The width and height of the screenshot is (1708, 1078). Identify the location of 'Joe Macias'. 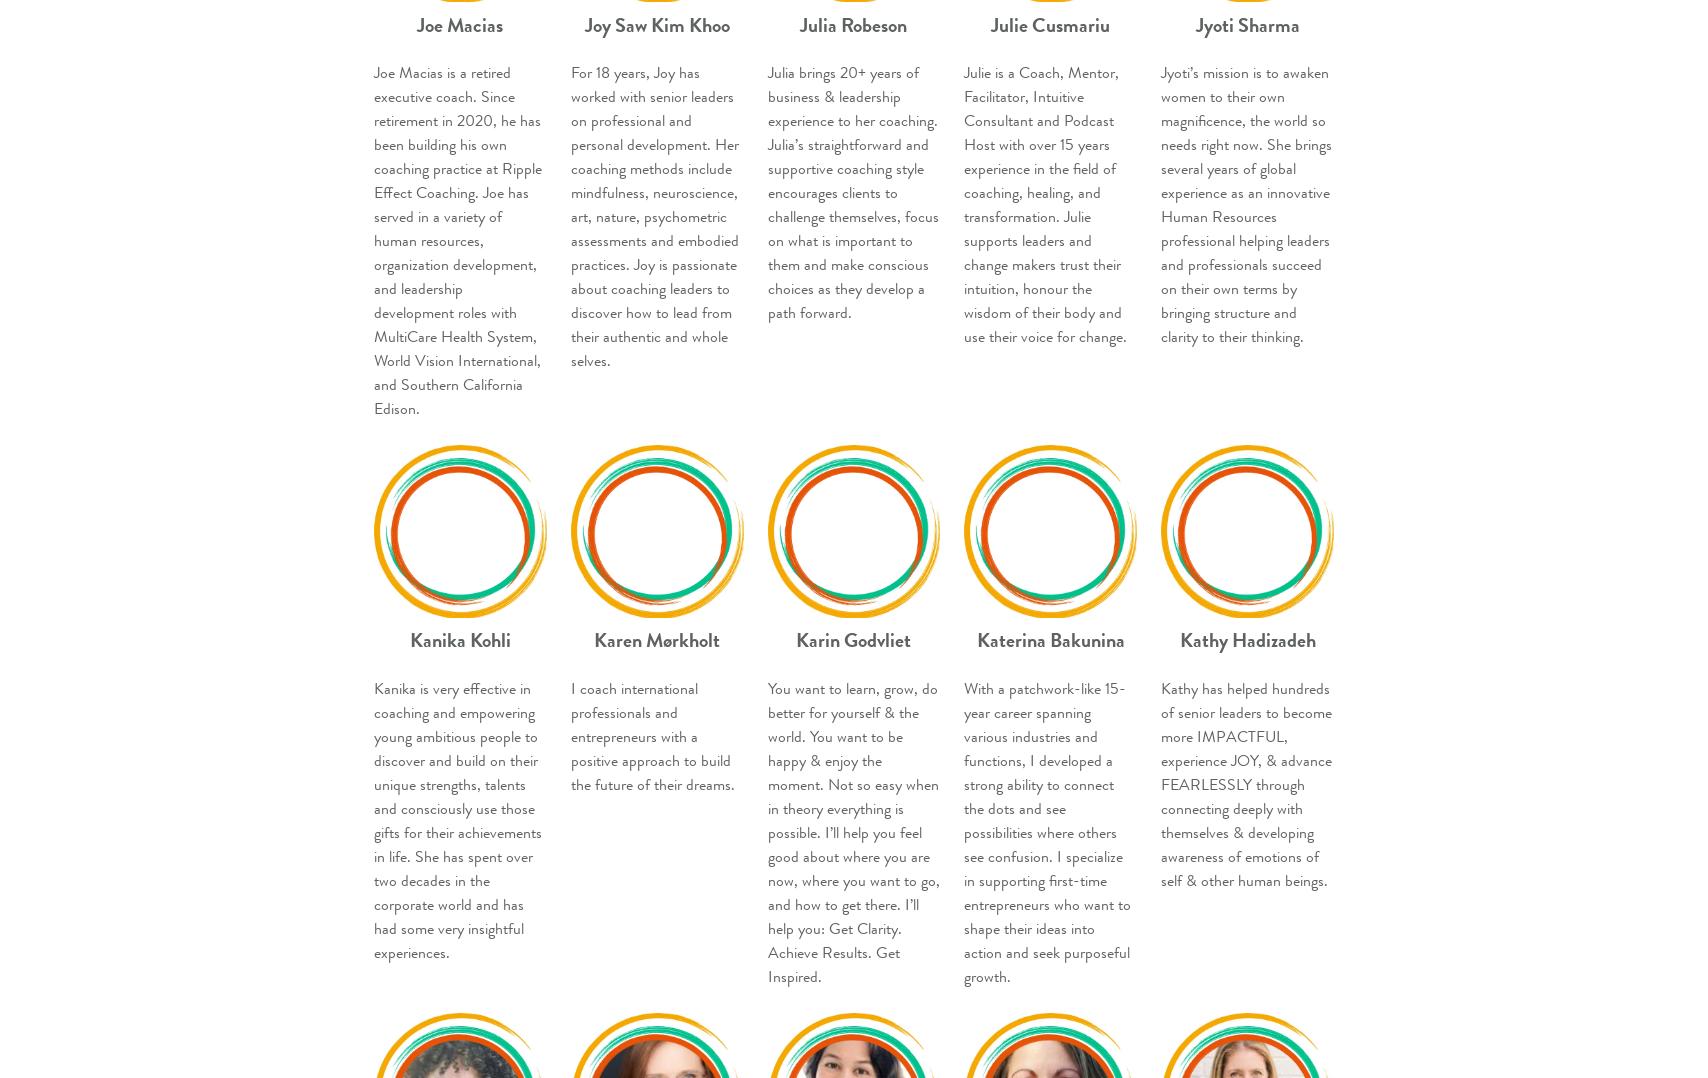
(459, 23).